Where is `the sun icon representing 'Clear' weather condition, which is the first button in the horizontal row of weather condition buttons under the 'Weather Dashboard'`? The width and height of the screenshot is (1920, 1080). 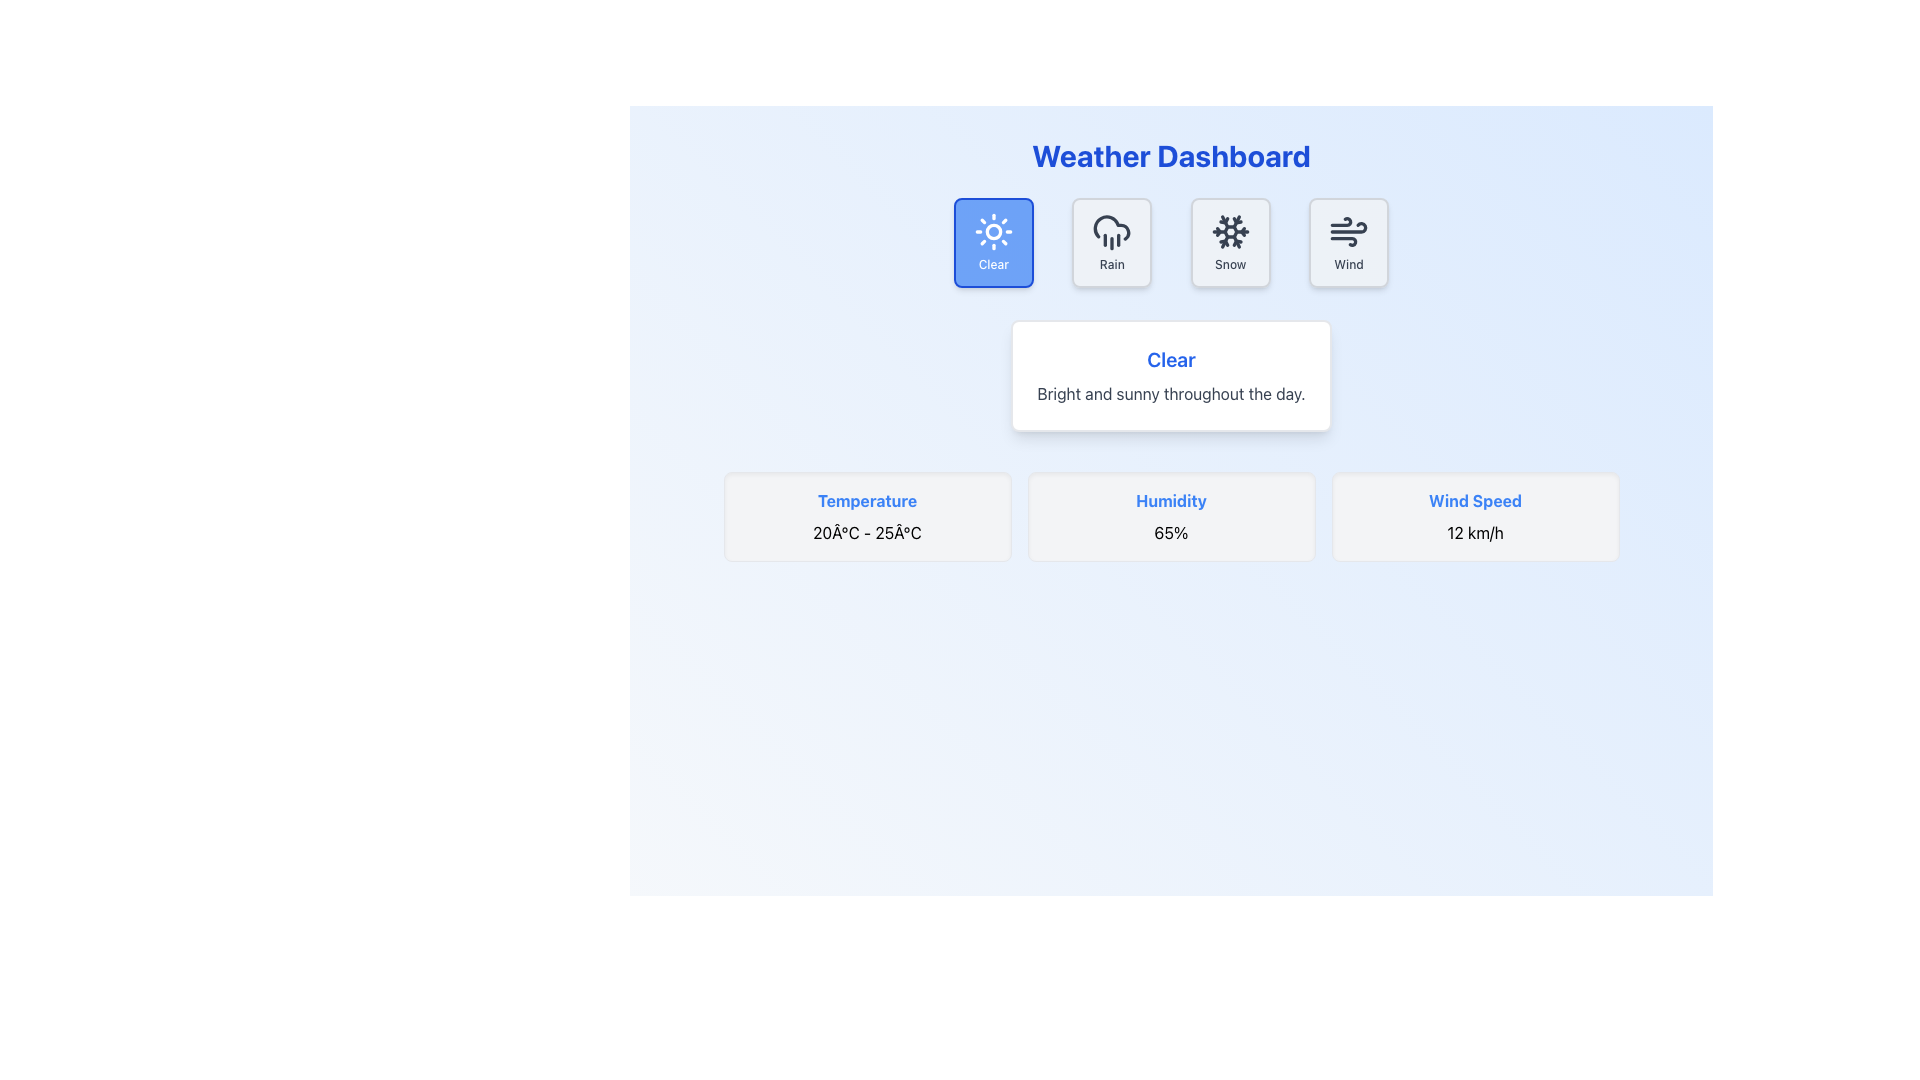
the sun icon representing 'Clear' weather condition, which is the first button in the horizontal row of weather condition buttons under the 'Weather Dashboard' is located at coordinates (993, 230).